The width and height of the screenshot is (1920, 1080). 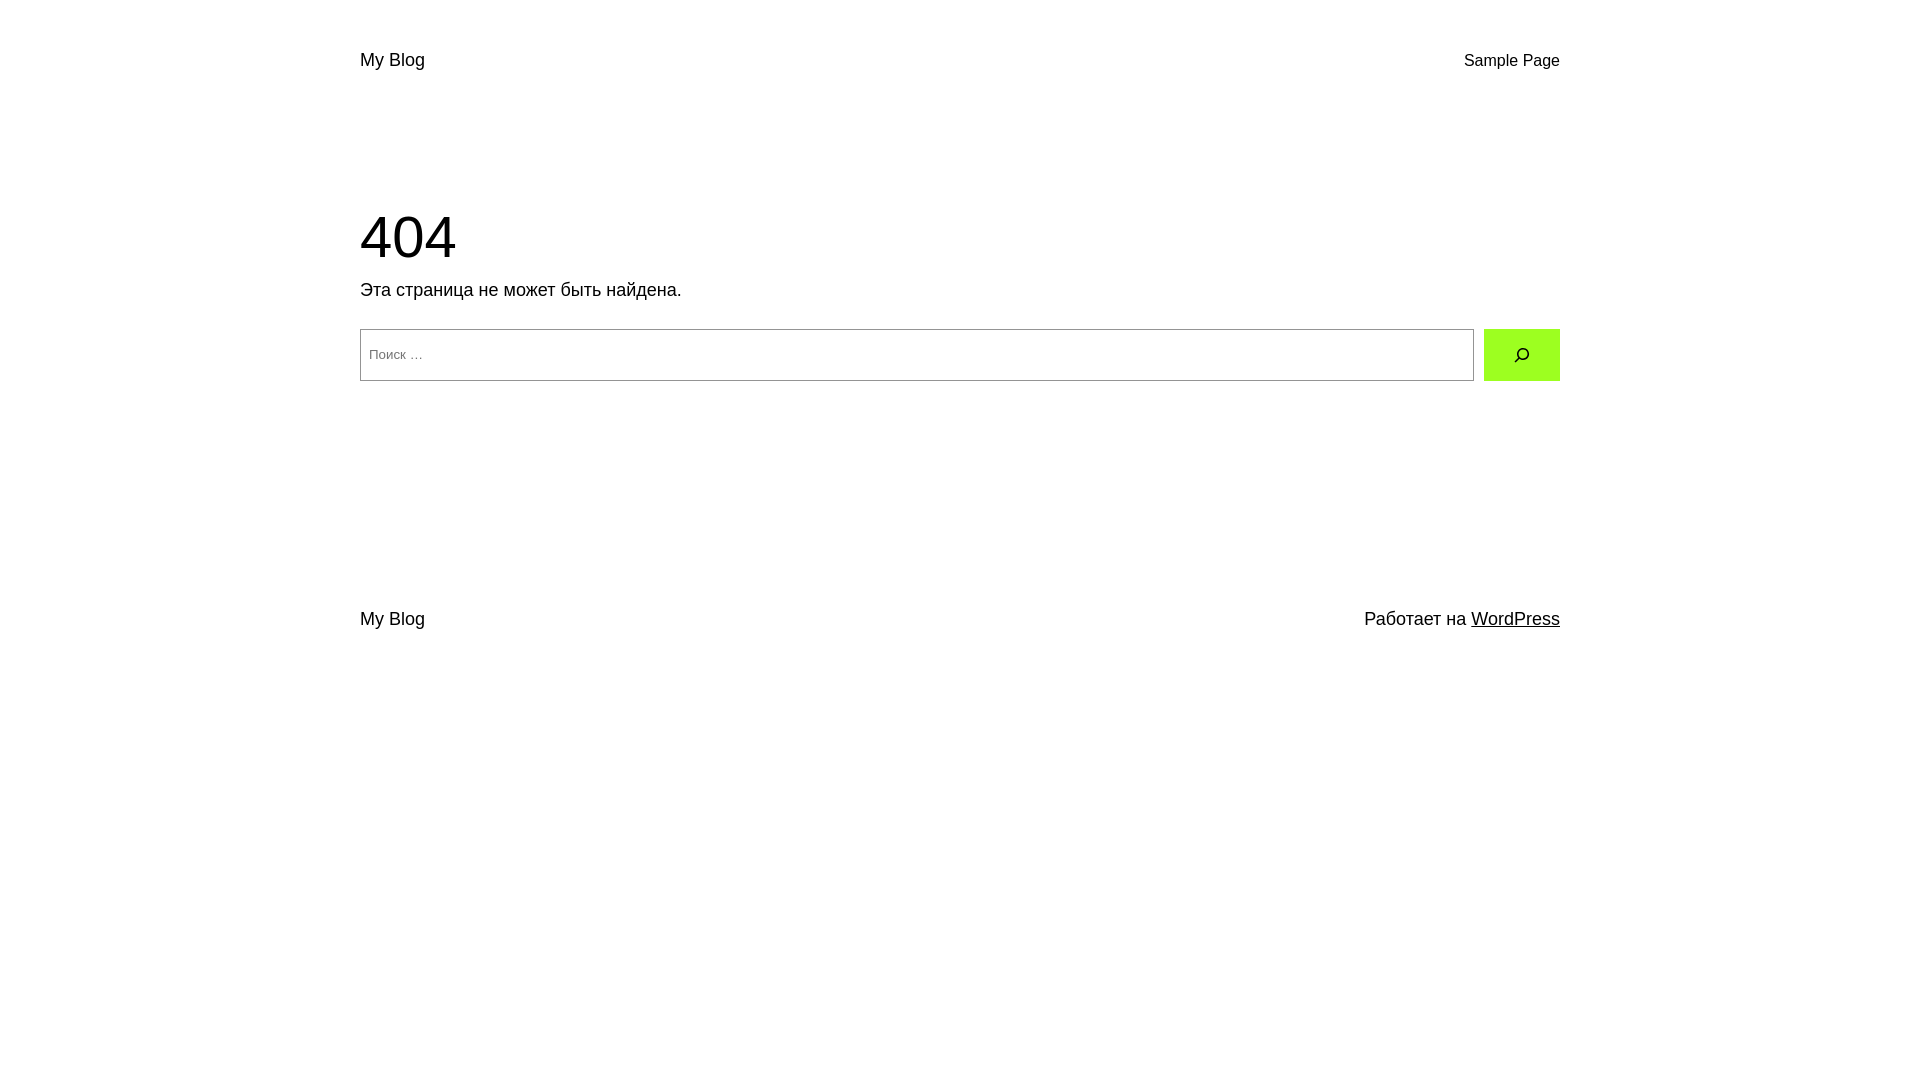 I want to click on 'WordPress', so click(x=1515, y=617).